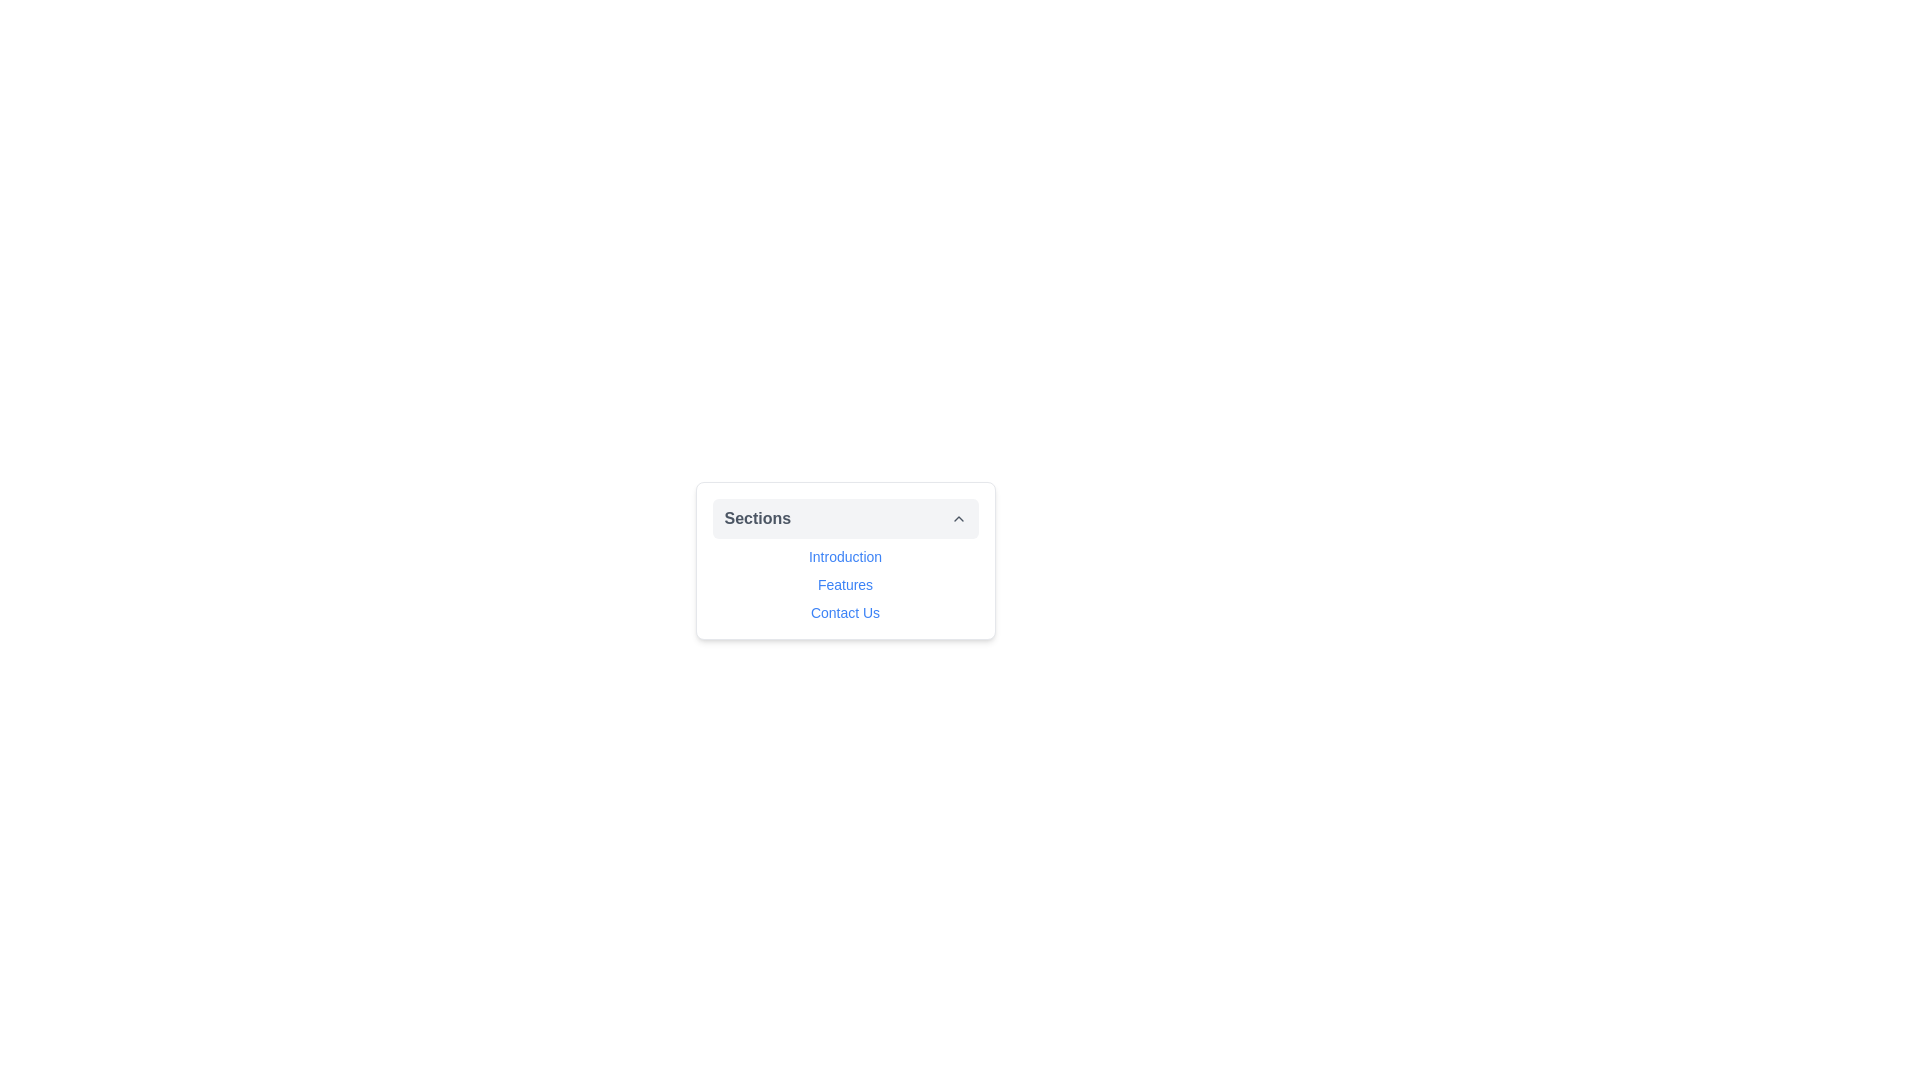  What do you see at coordinates (845, 585) in the screenshot?
I see `the text label 'Features' in the vertical menu under 'Sections'` at bounding box center [845, 585].